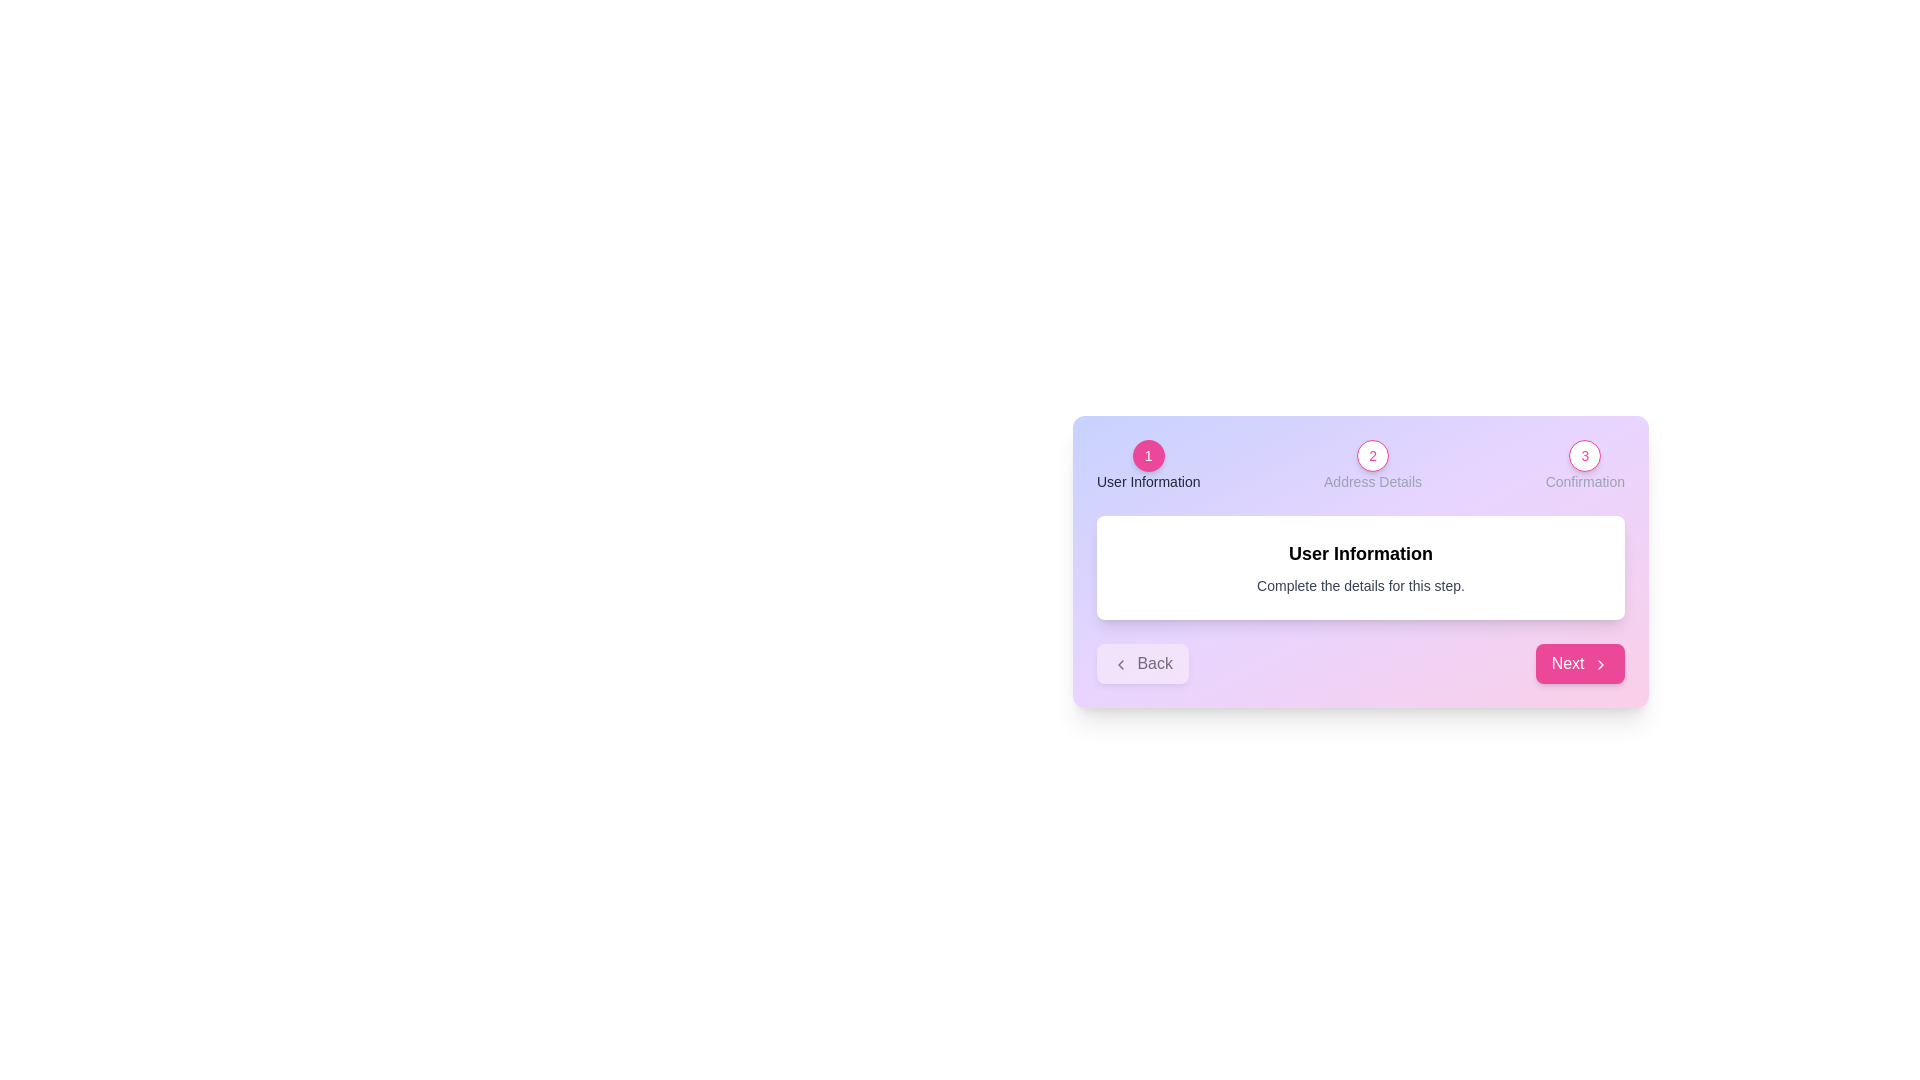 The image size is (1920, 1080). I want to click on the step indicator labeled Confirmation to navigate to its details, so click(1584, 455).